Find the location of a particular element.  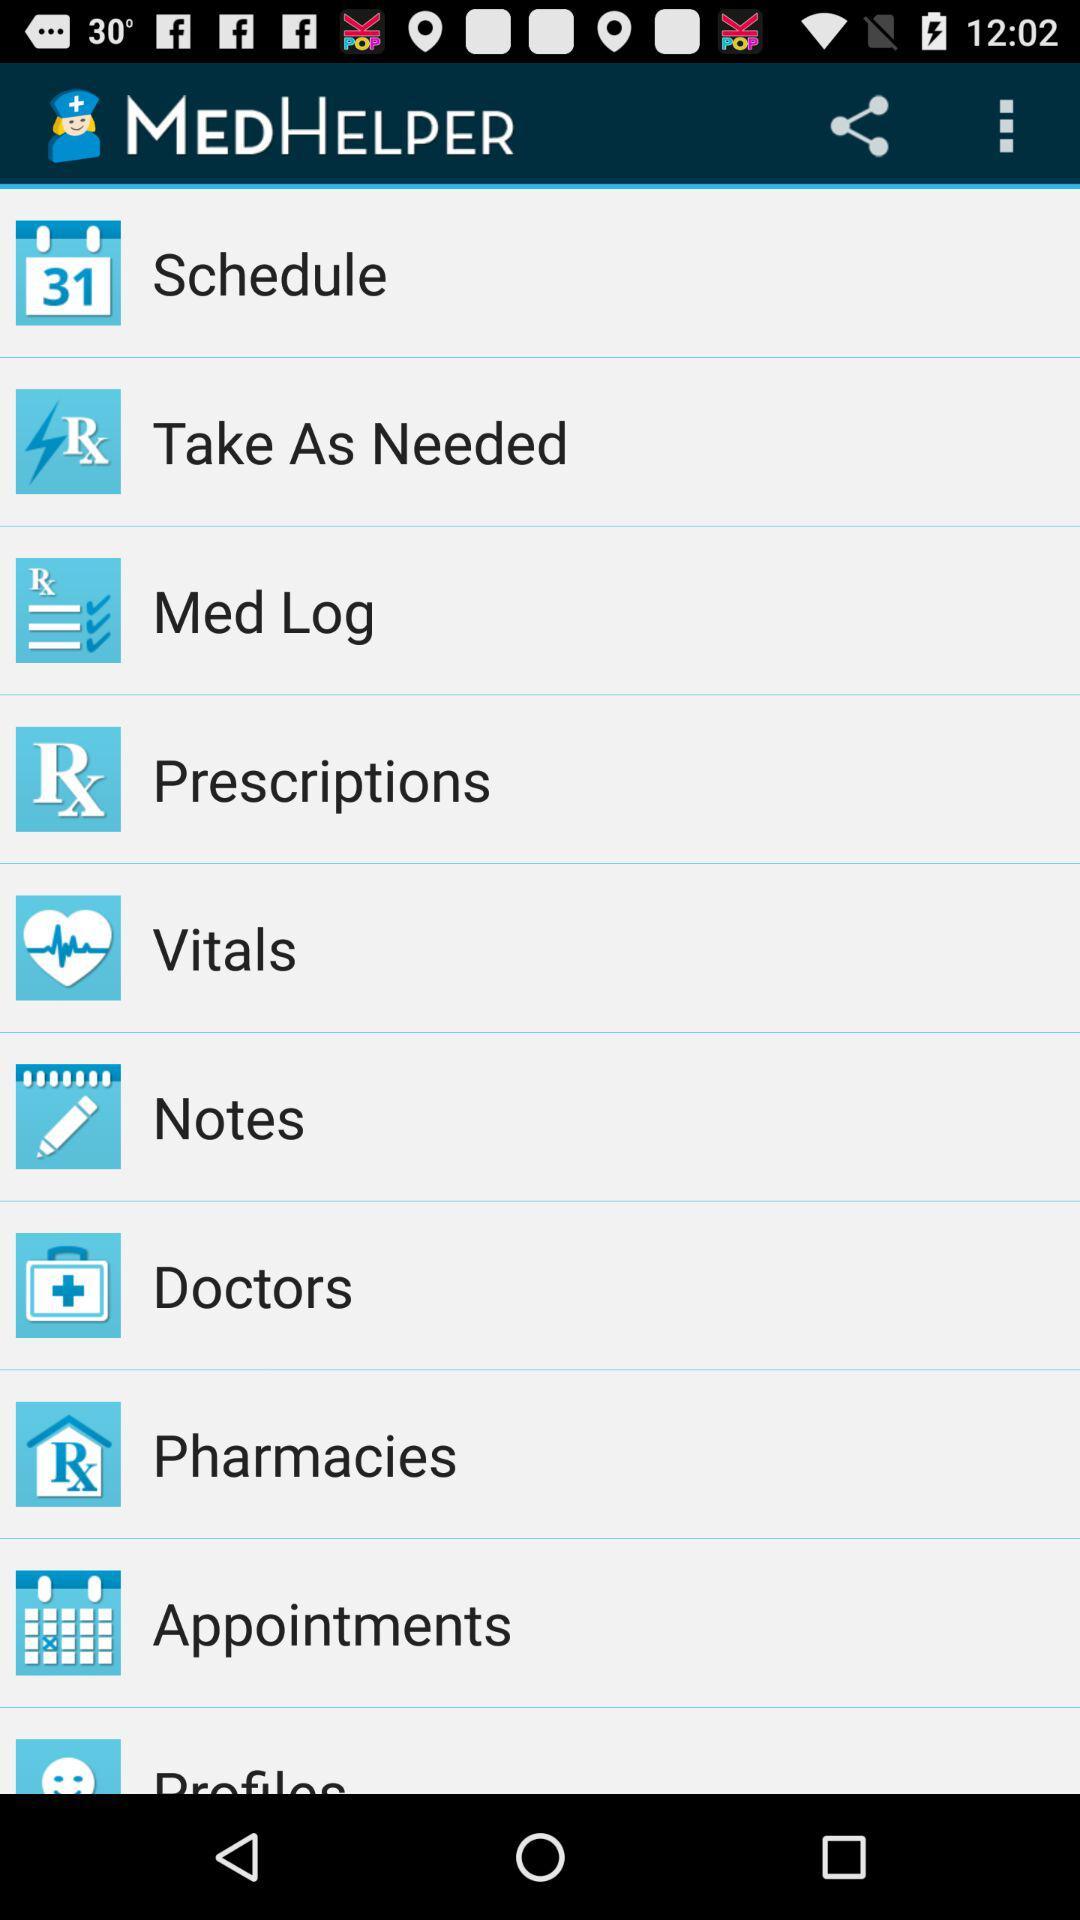

the prescriptions item is located at coordinates (607, 778).